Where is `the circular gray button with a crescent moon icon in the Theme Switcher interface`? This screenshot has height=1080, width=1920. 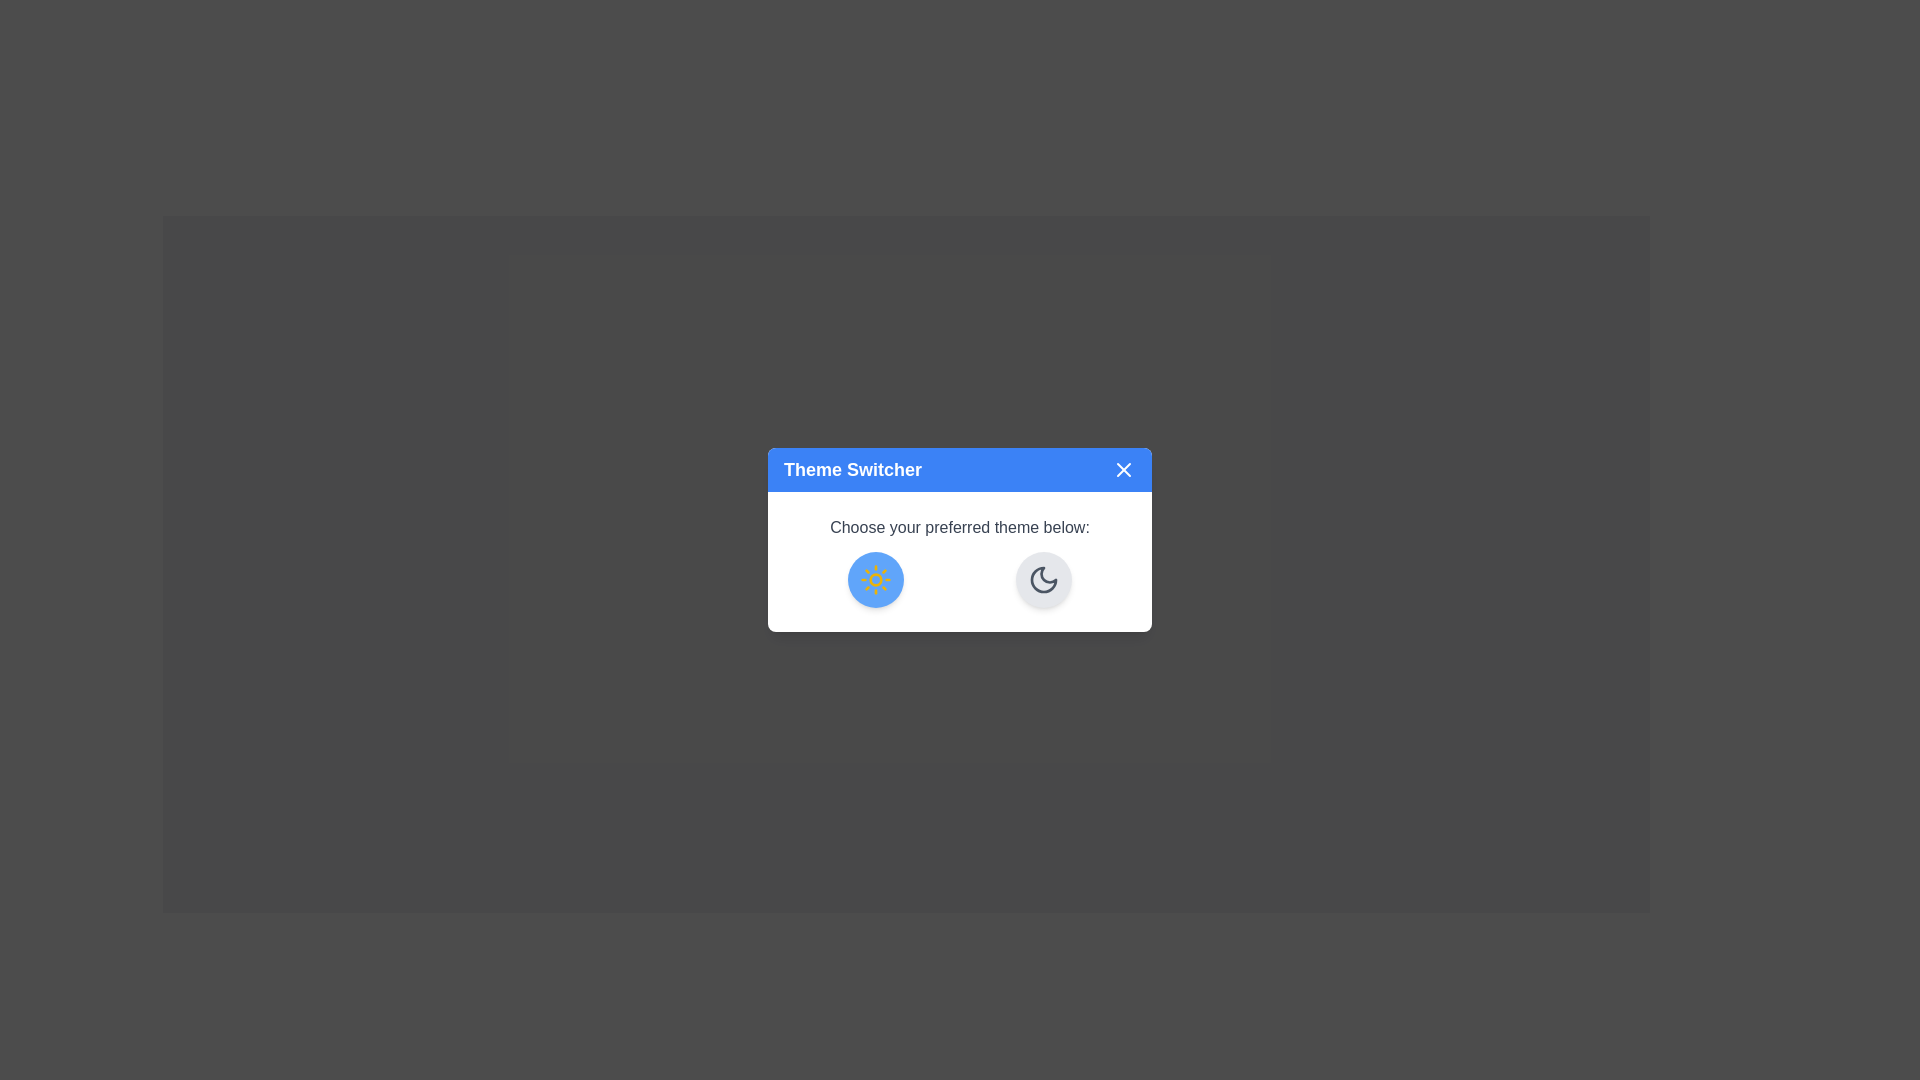
the circular gray button with a crescent moon icon in the Theme Switcher interface is located at coordinates (1042, 579).